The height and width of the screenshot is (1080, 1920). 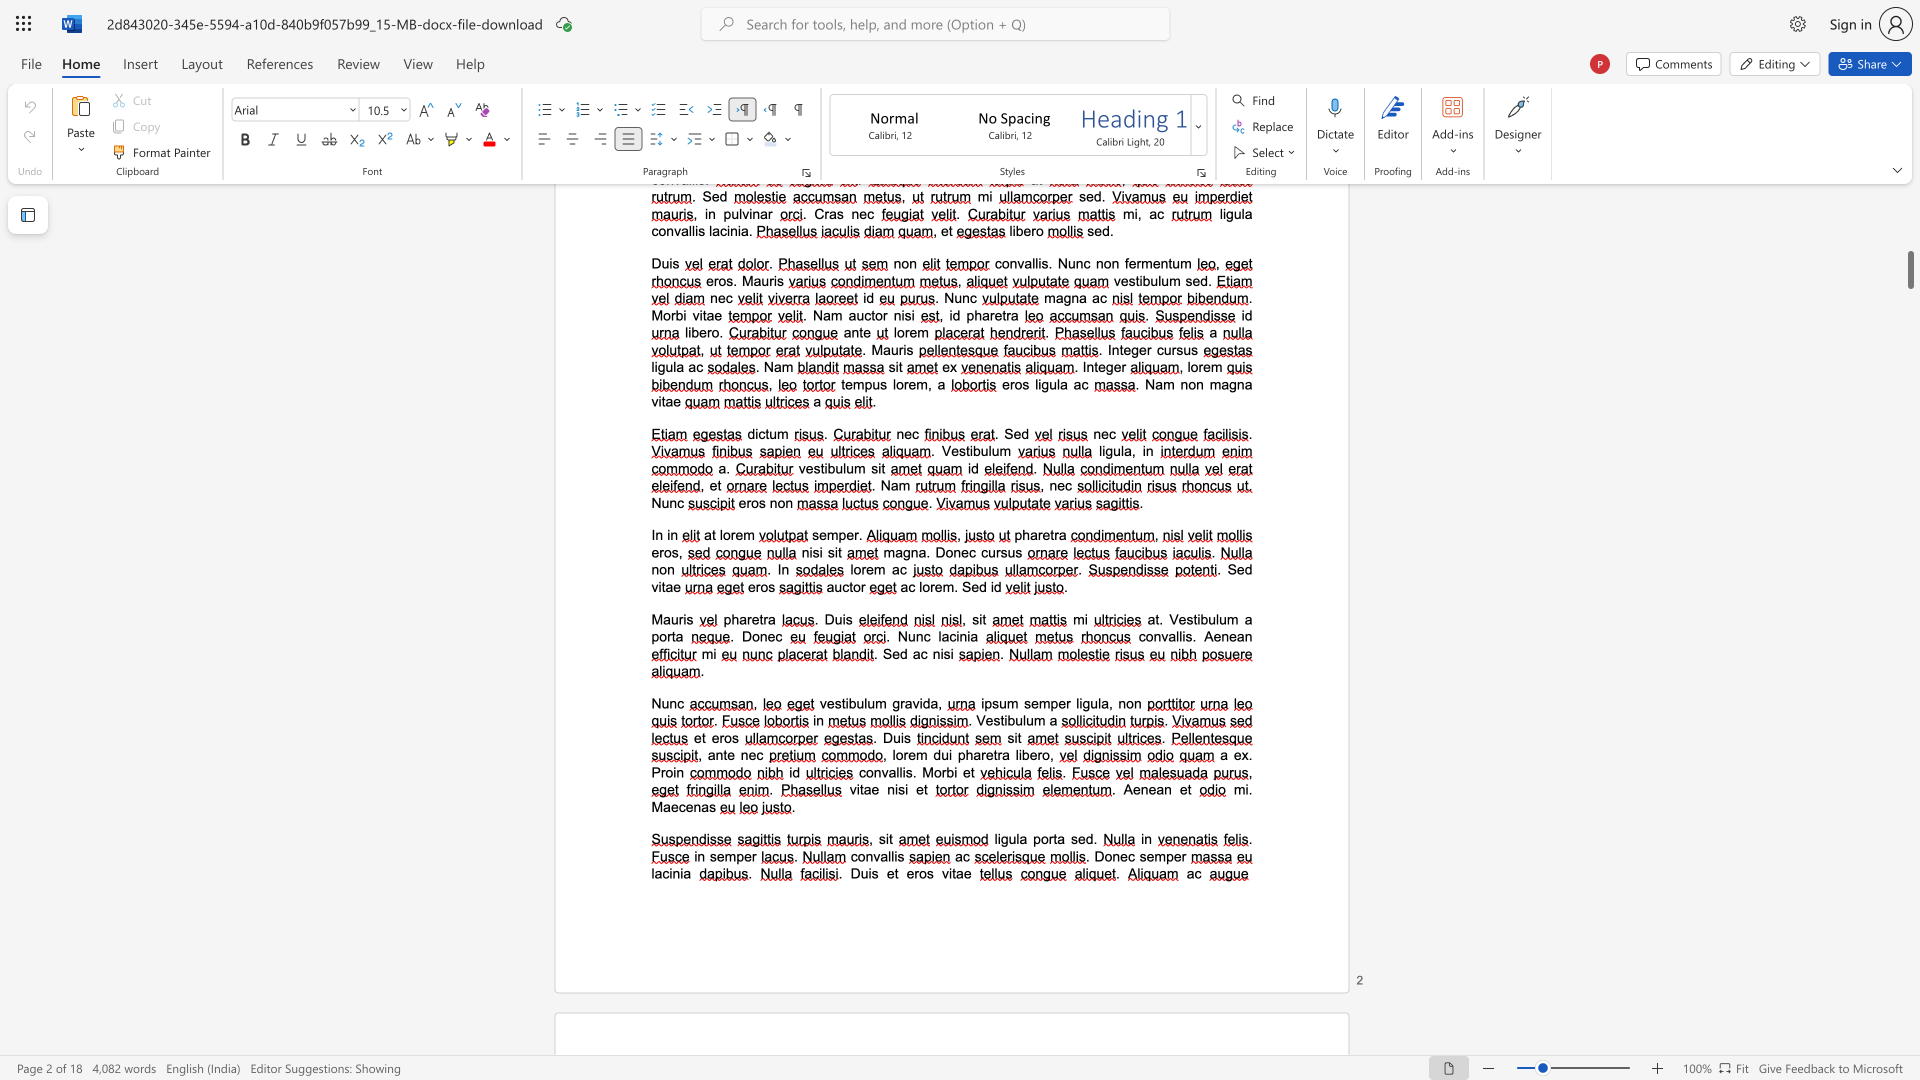 What do you see at coordinates (895, 702) in the screenshot?
I see `the 1th character "g" in the text` at bounding box center [895, 702].